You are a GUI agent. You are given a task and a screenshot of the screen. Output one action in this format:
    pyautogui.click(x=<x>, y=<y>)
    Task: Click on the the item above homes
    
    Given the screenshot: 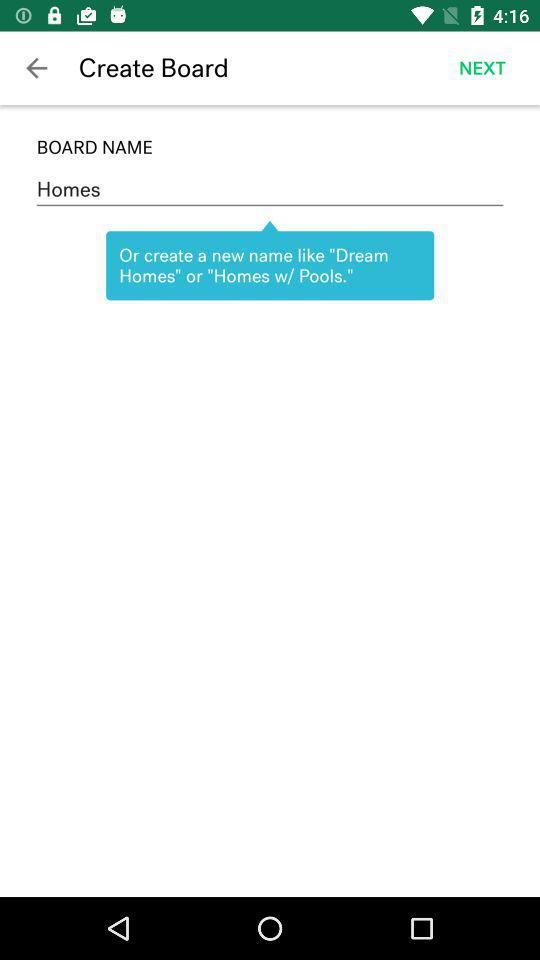 What is the action you would take?
    pyautogui.click(x=270, y=146)
    